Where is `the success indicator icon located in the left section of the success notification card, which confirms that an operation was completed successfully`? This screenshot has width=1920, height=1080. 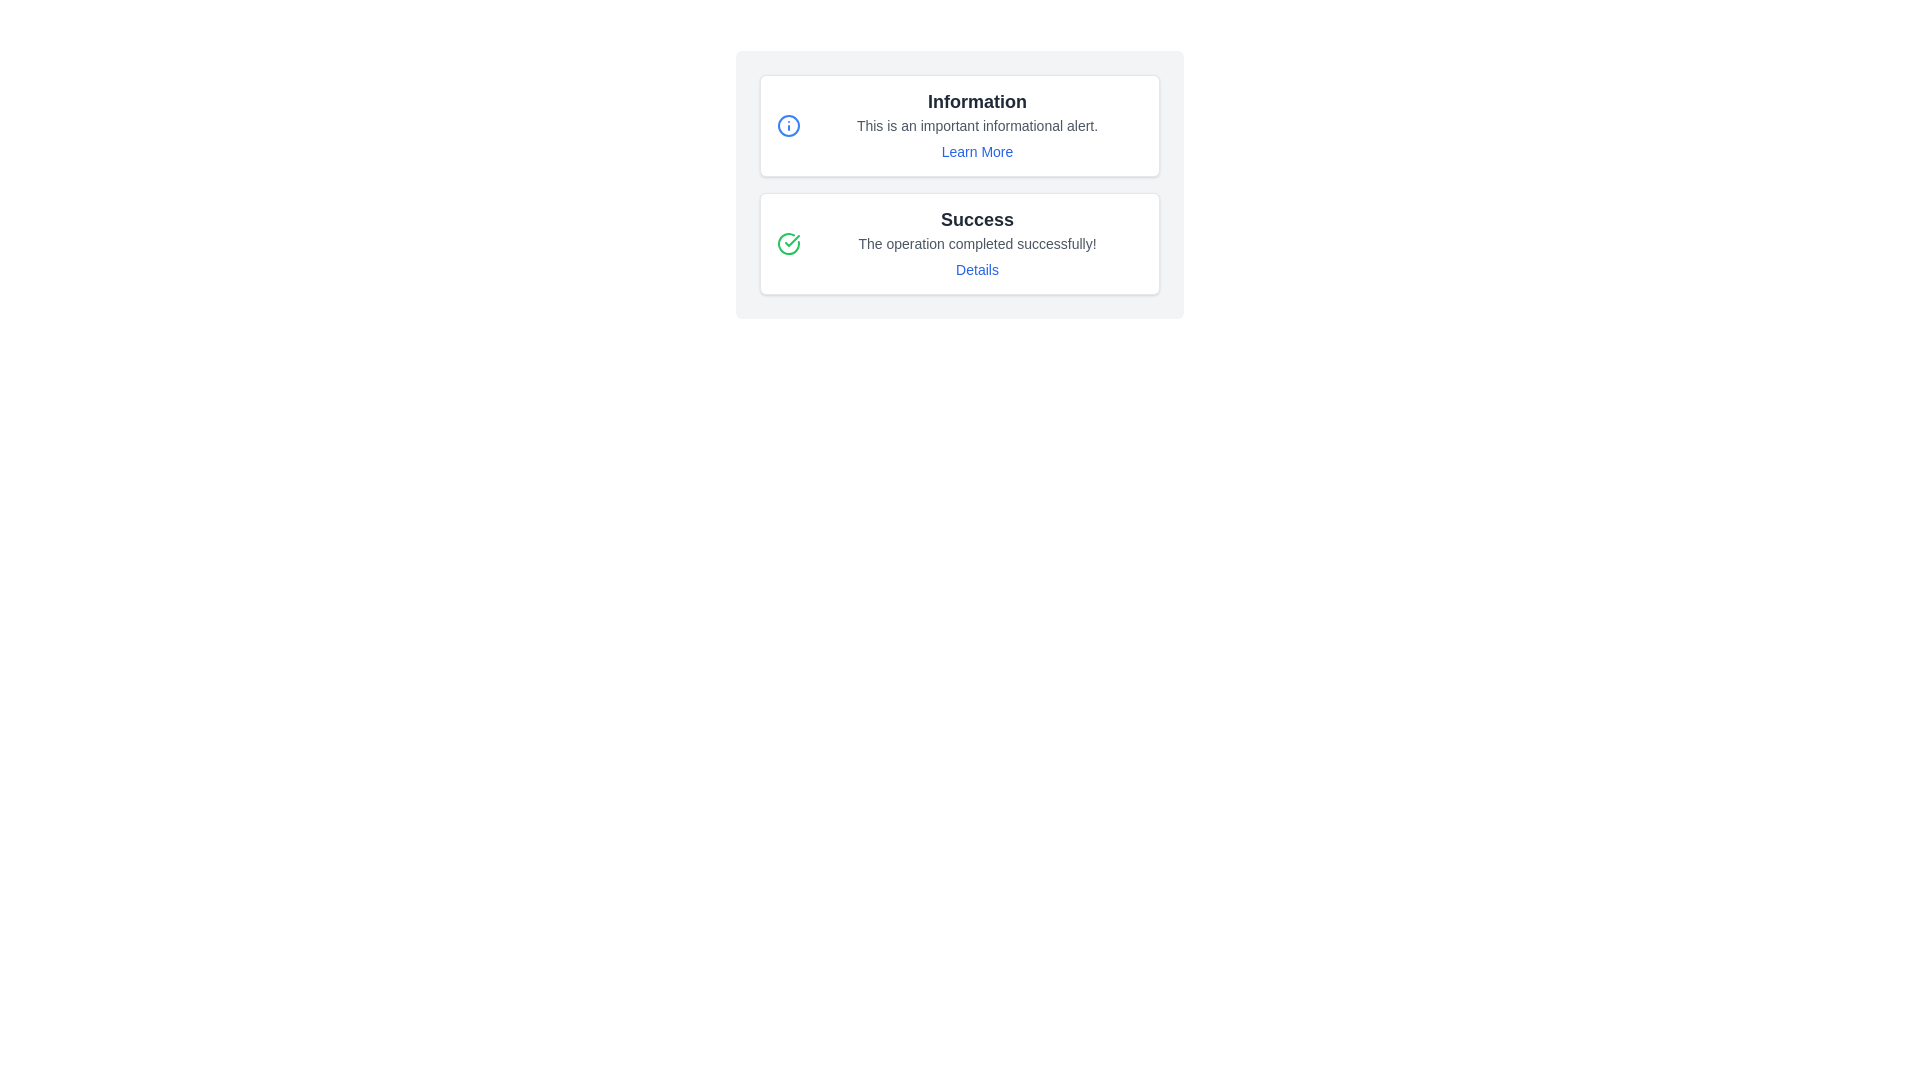 the success indicator icon located in the left section of the success notification card, which confirms that an operation was completed successfully is located at coordinates (787, 242).